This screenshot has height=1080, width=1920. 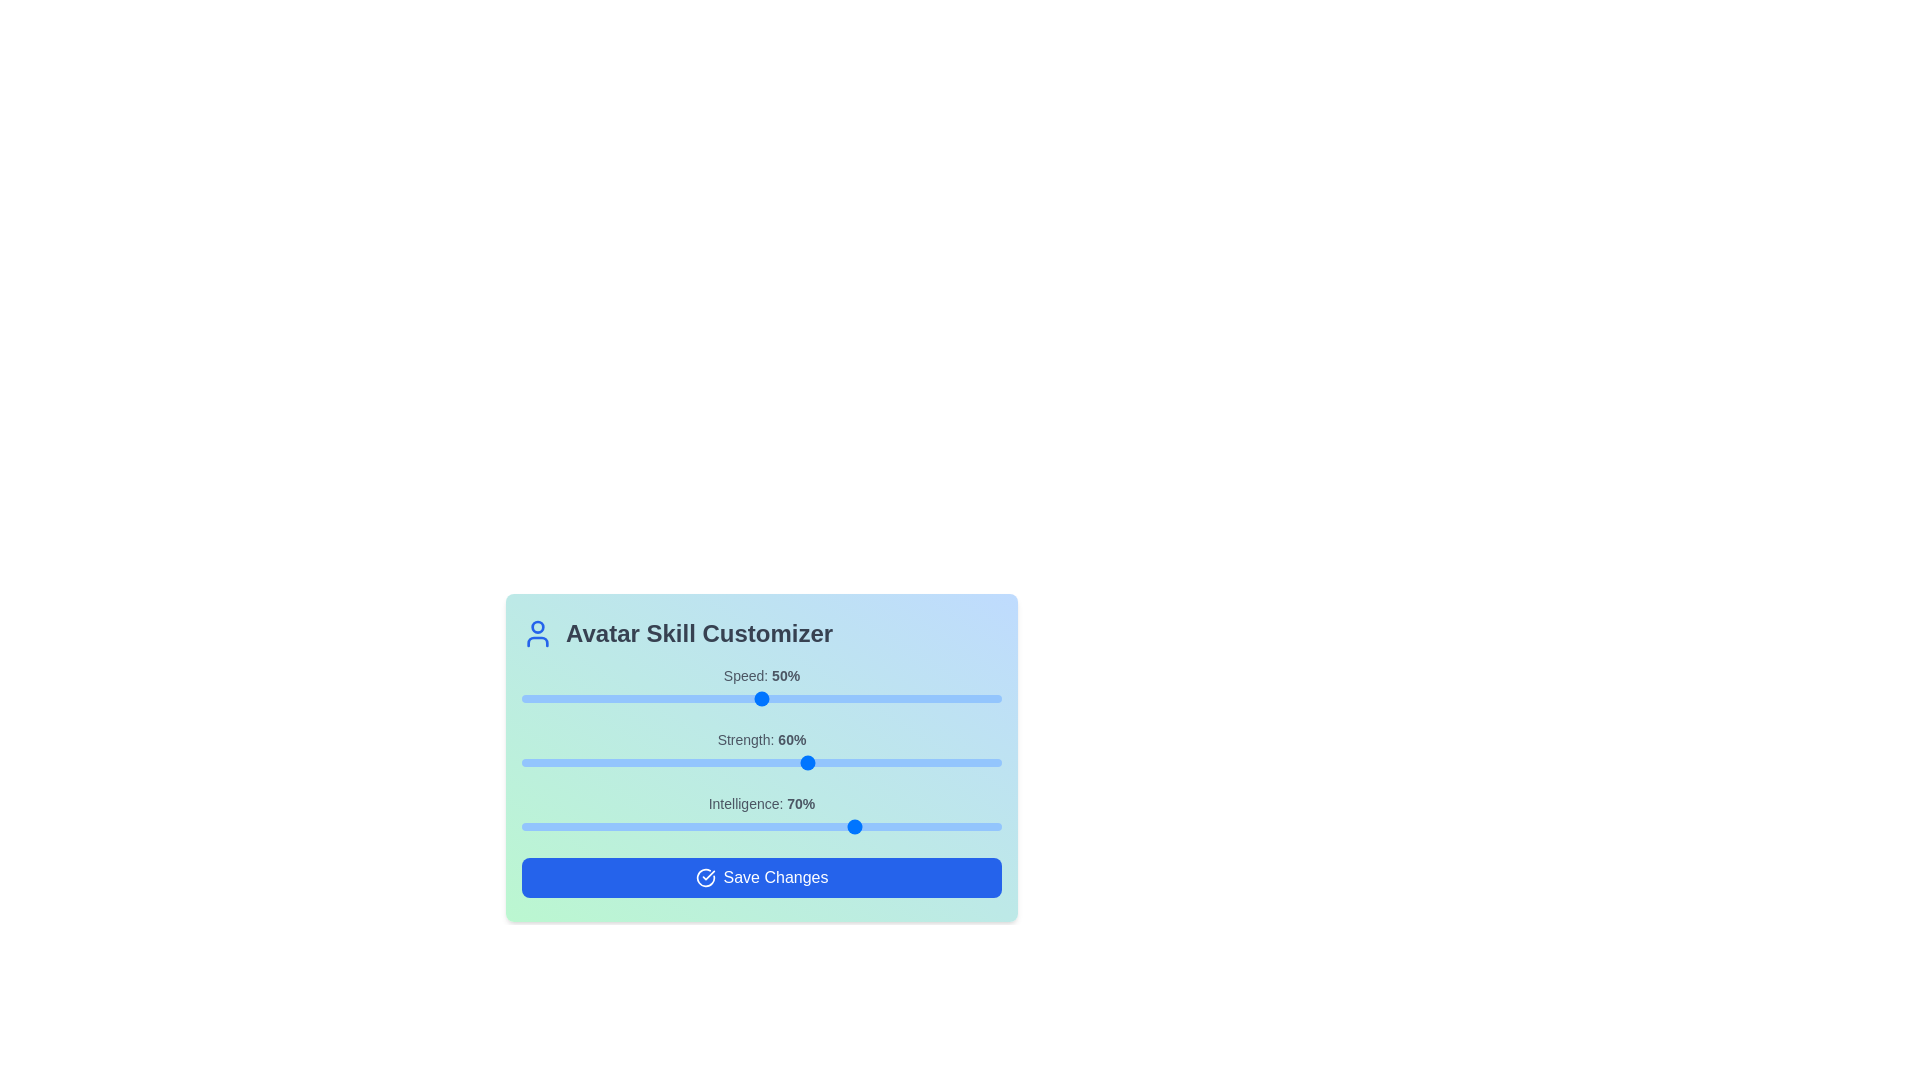 What do you see at coordinates (761, 802) in the screenshot?
I see `the text displaying 'Intelligence: 70%' which is part of the skills customization section in the Avatar Skill Customizer, located between the 'Strength: 60%' slider and the 'Intelligence' slider` at bounding box center [761, 802].